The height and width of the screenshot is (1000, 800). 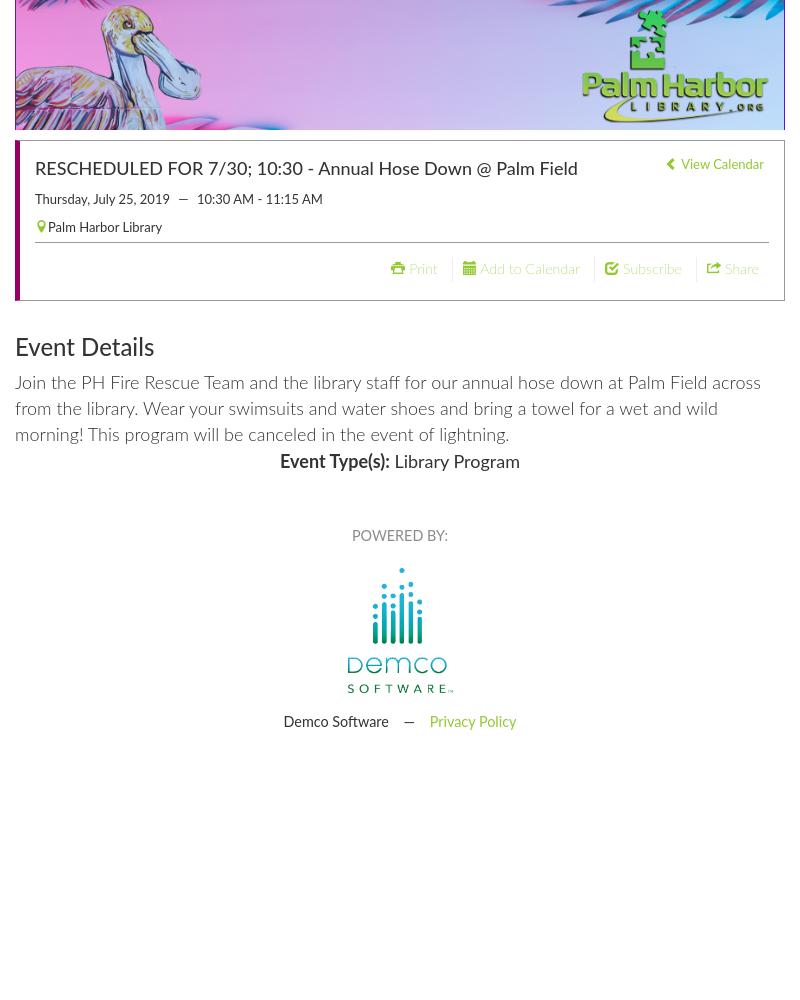 I want to click on 'Palm Harbor Library', so click(x=104, y=226).